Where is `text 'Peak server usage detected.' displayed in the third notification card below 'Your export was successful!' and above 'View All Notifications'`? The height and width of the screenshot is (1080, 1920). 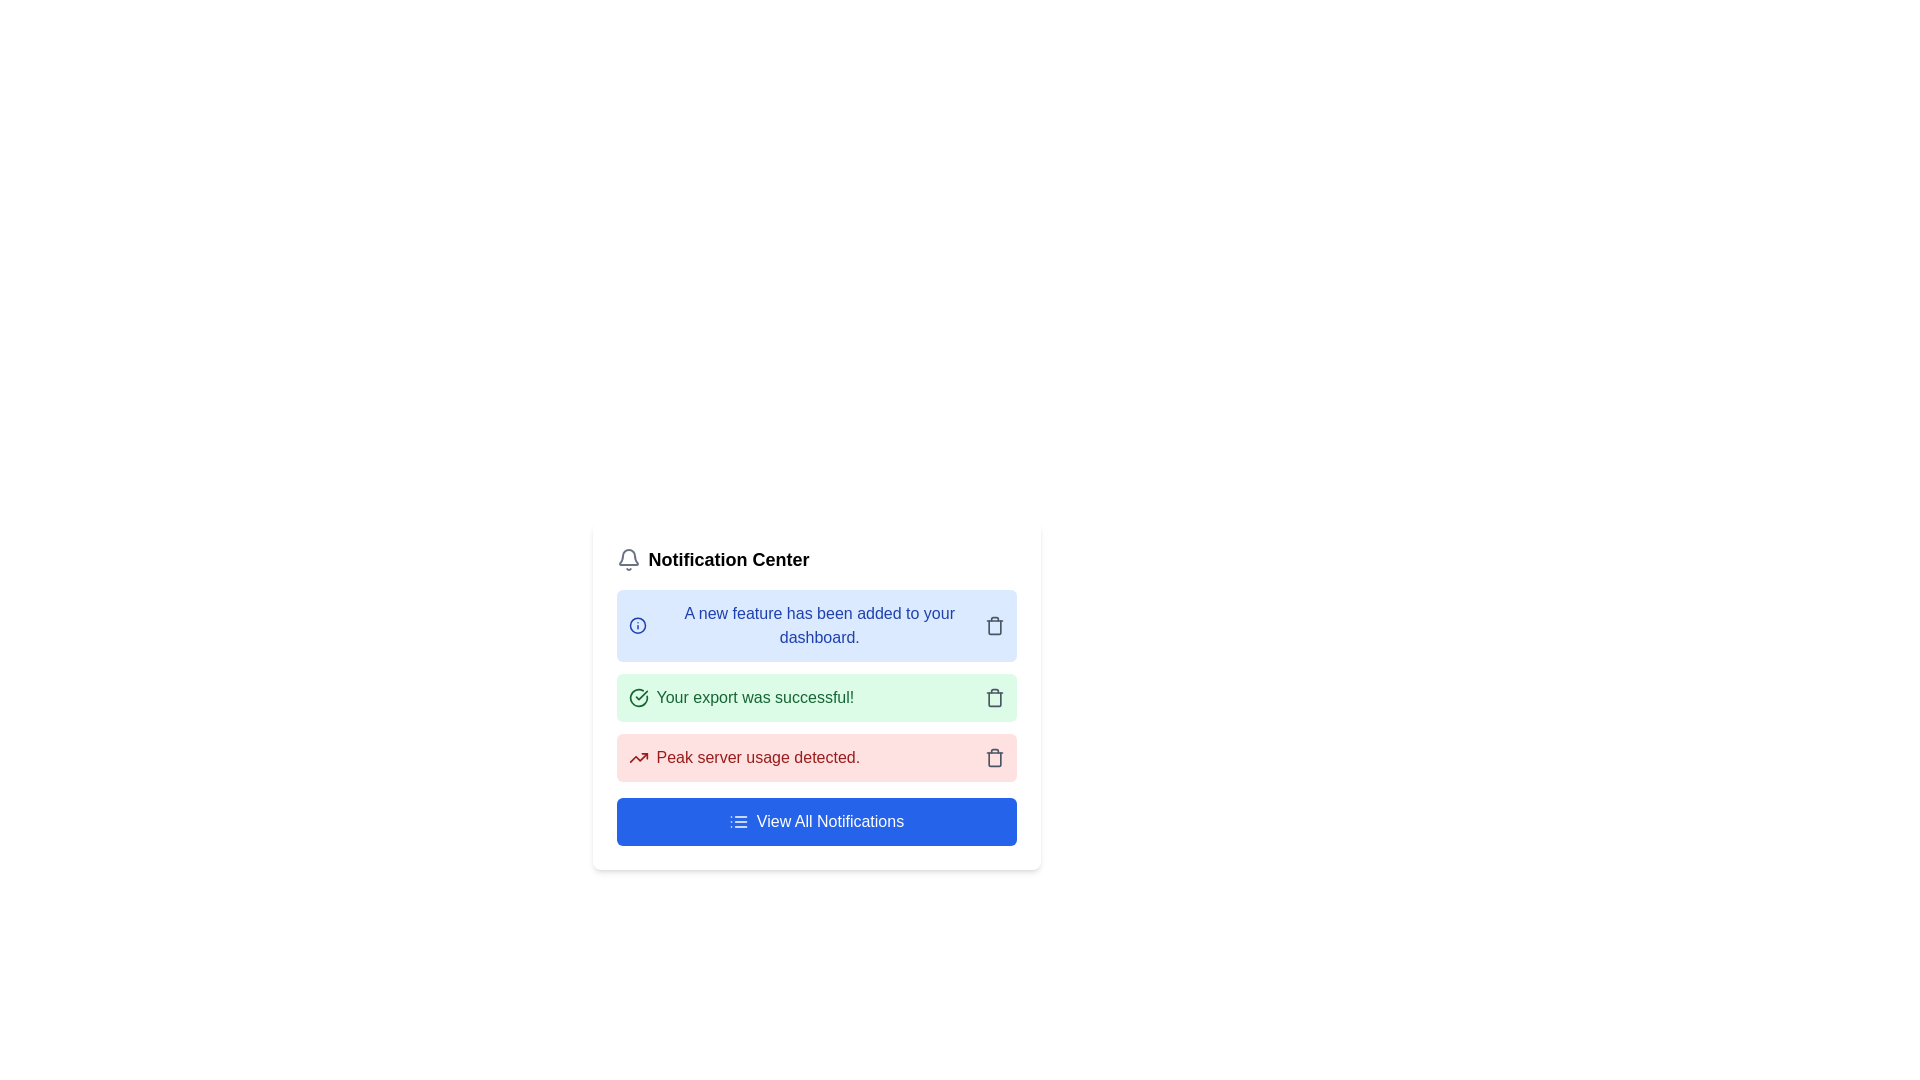
text 'Peak server usage detected.' displayed in the third notification card below 'Your export was successful!' and above 'View All Notifications' is located at coordinates (743, 758).